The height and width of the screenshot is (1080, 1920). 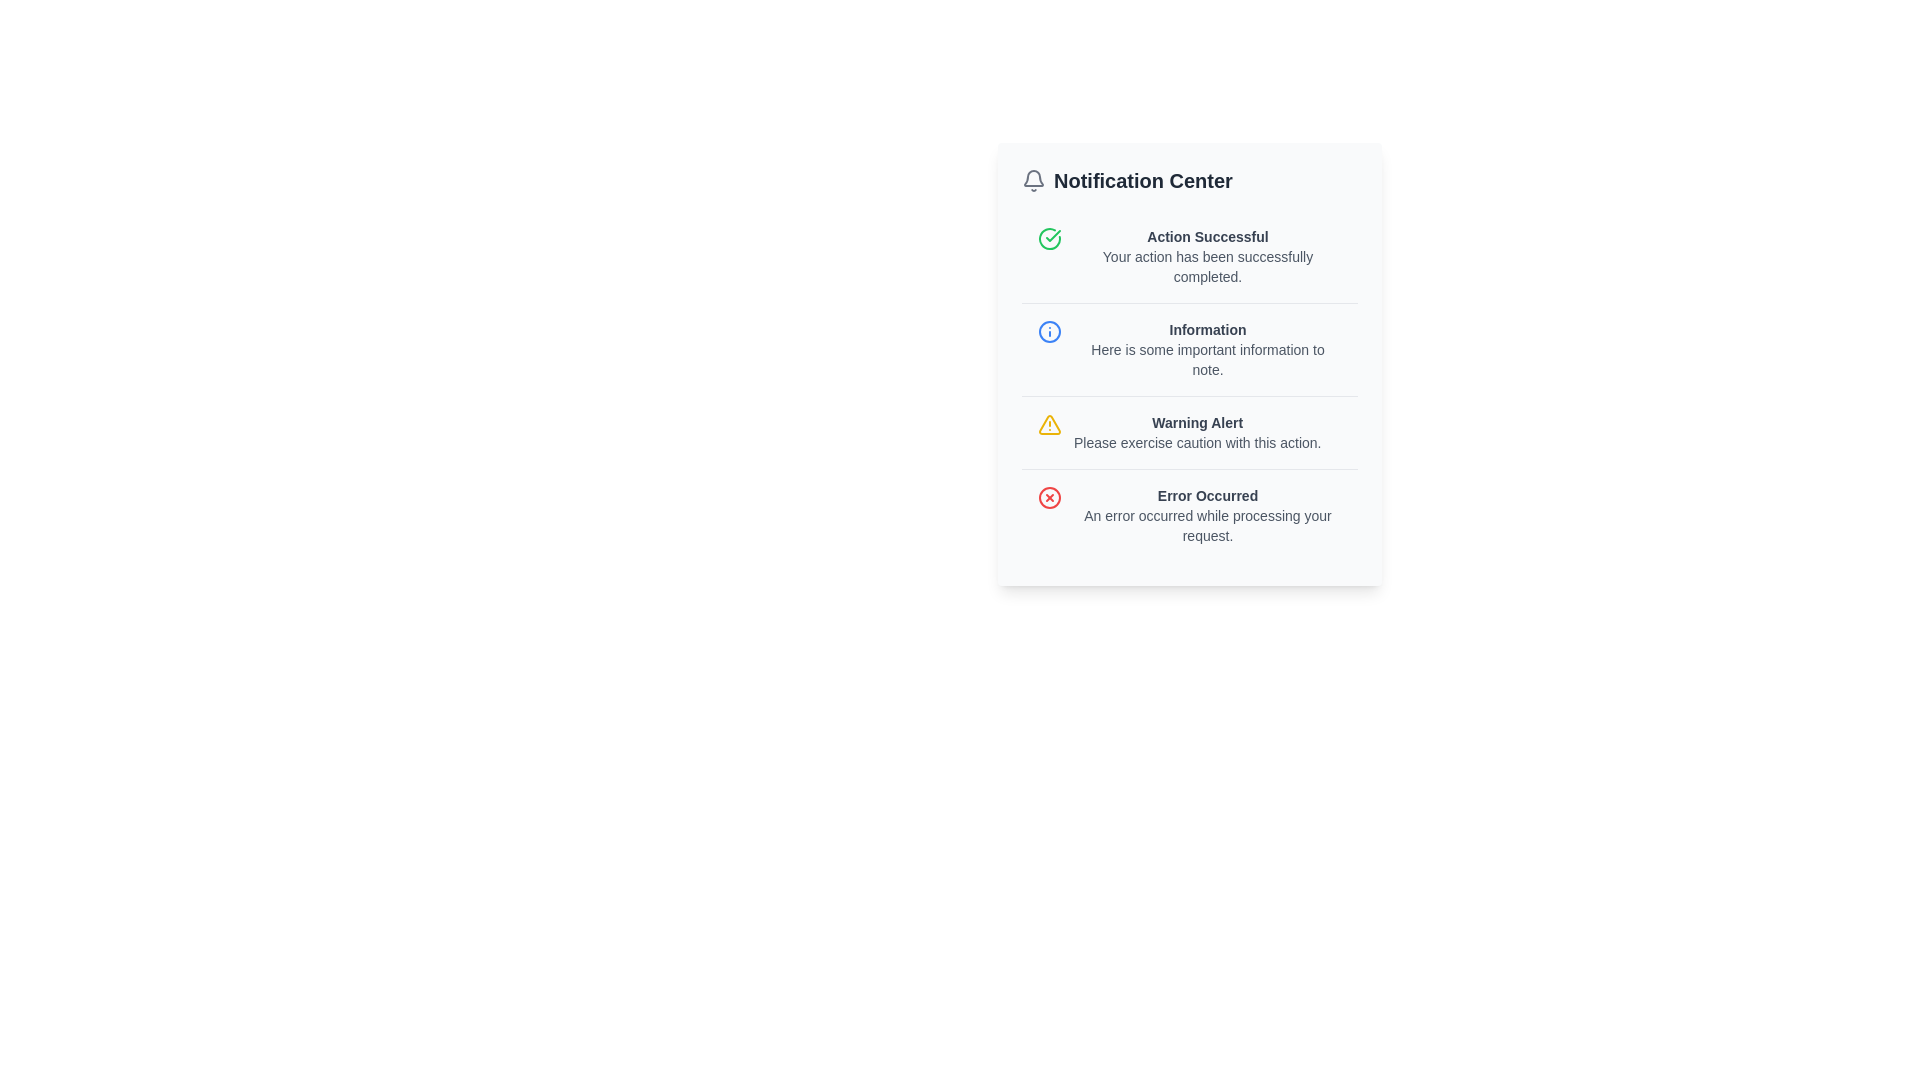 I want to click on the text label that reads 'Error Occurred', which is styled in bold with a smaller-than-default font size and dark gray color, located at the bottom of a vertically arranged notification panel, so click(x=1207, y=495).